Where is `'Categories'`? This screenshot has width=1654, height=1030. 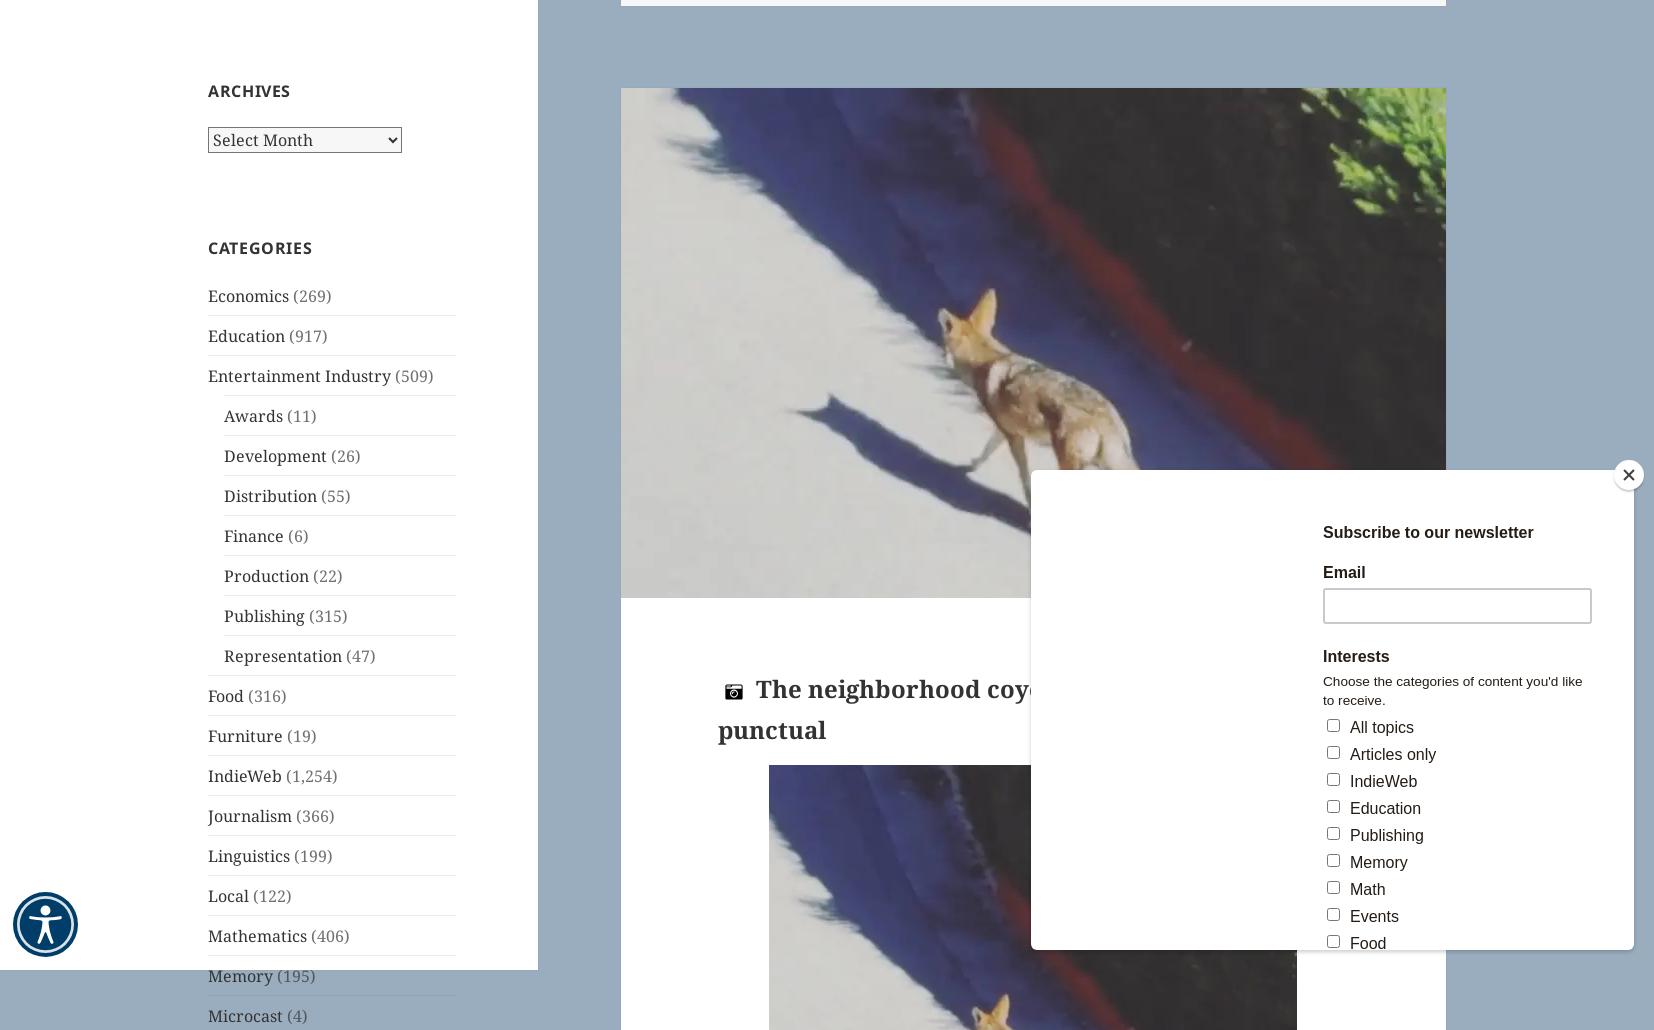 'Categories' is located at coordinates (259, 246).